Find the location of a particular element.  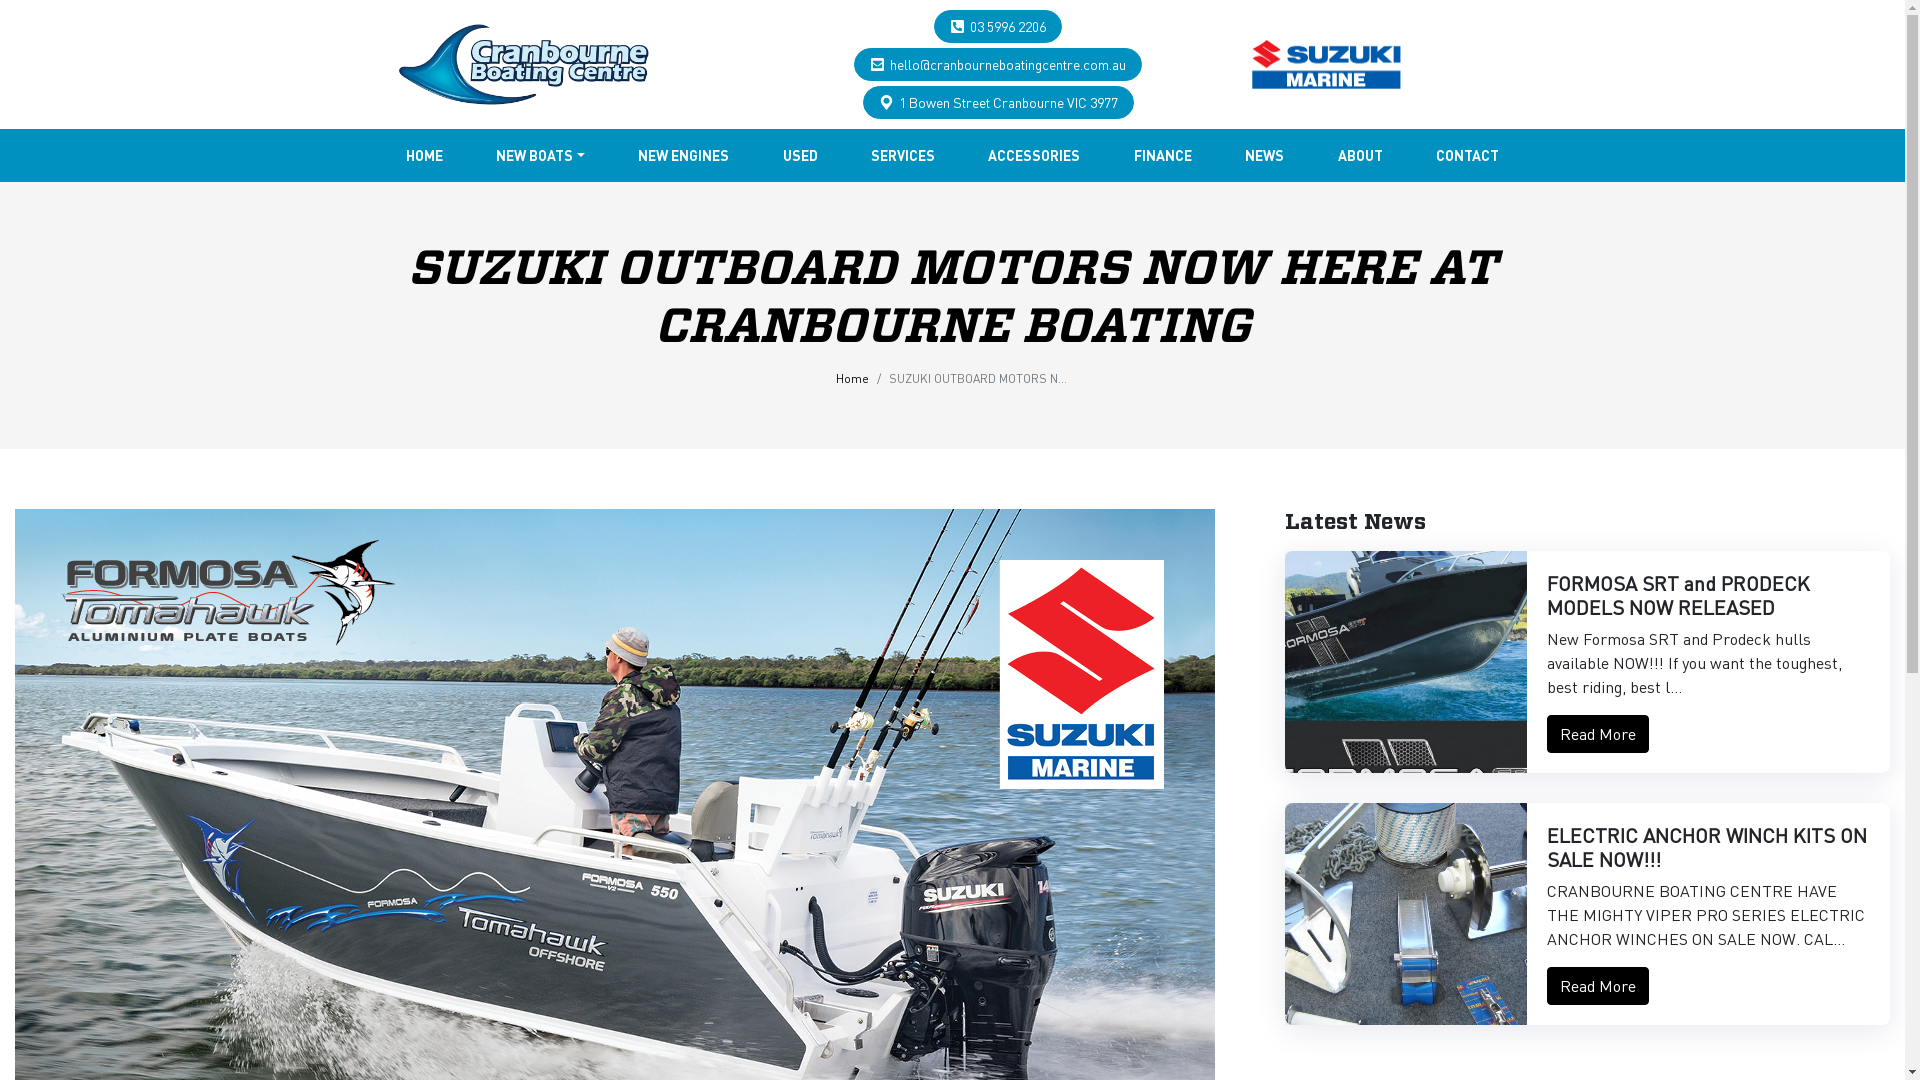

'NEWS' is located at coordinates (1236, 154).